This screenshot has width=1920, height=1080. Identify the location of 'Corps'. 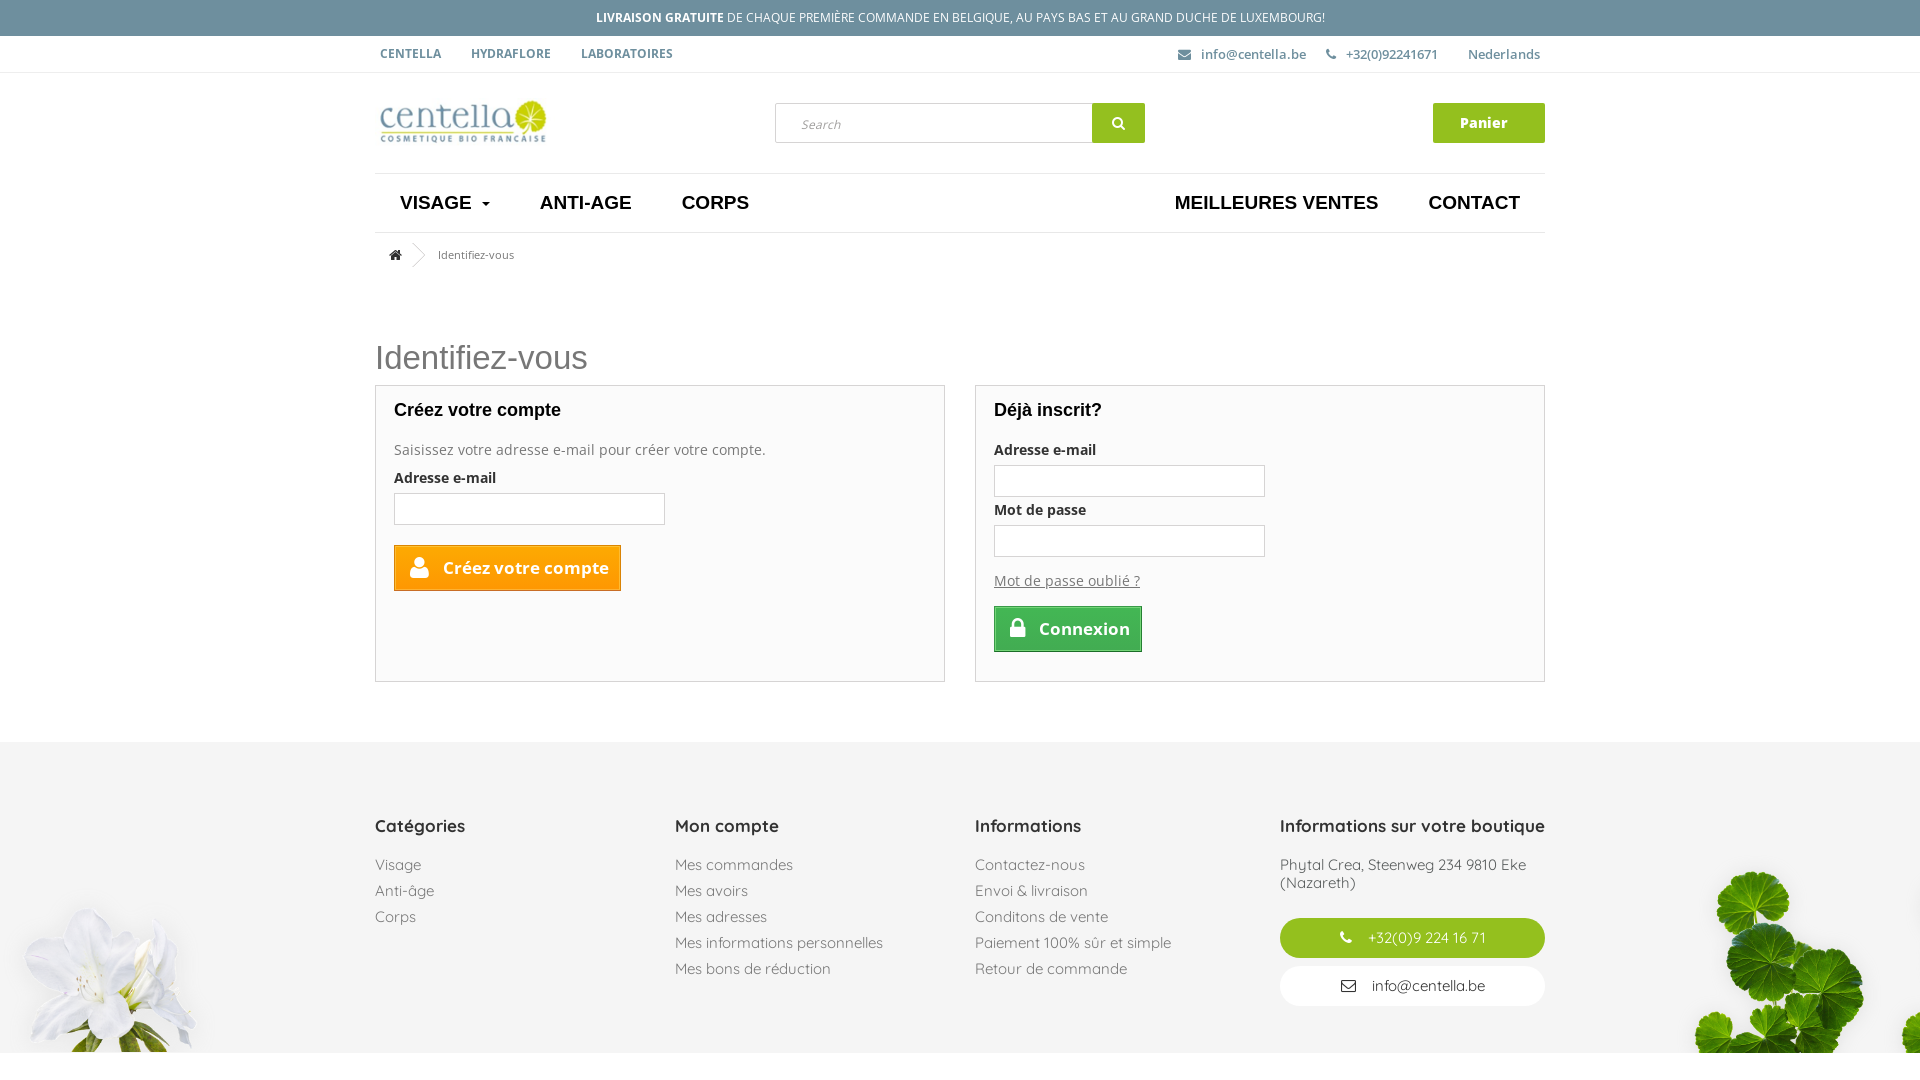
(374, 916).